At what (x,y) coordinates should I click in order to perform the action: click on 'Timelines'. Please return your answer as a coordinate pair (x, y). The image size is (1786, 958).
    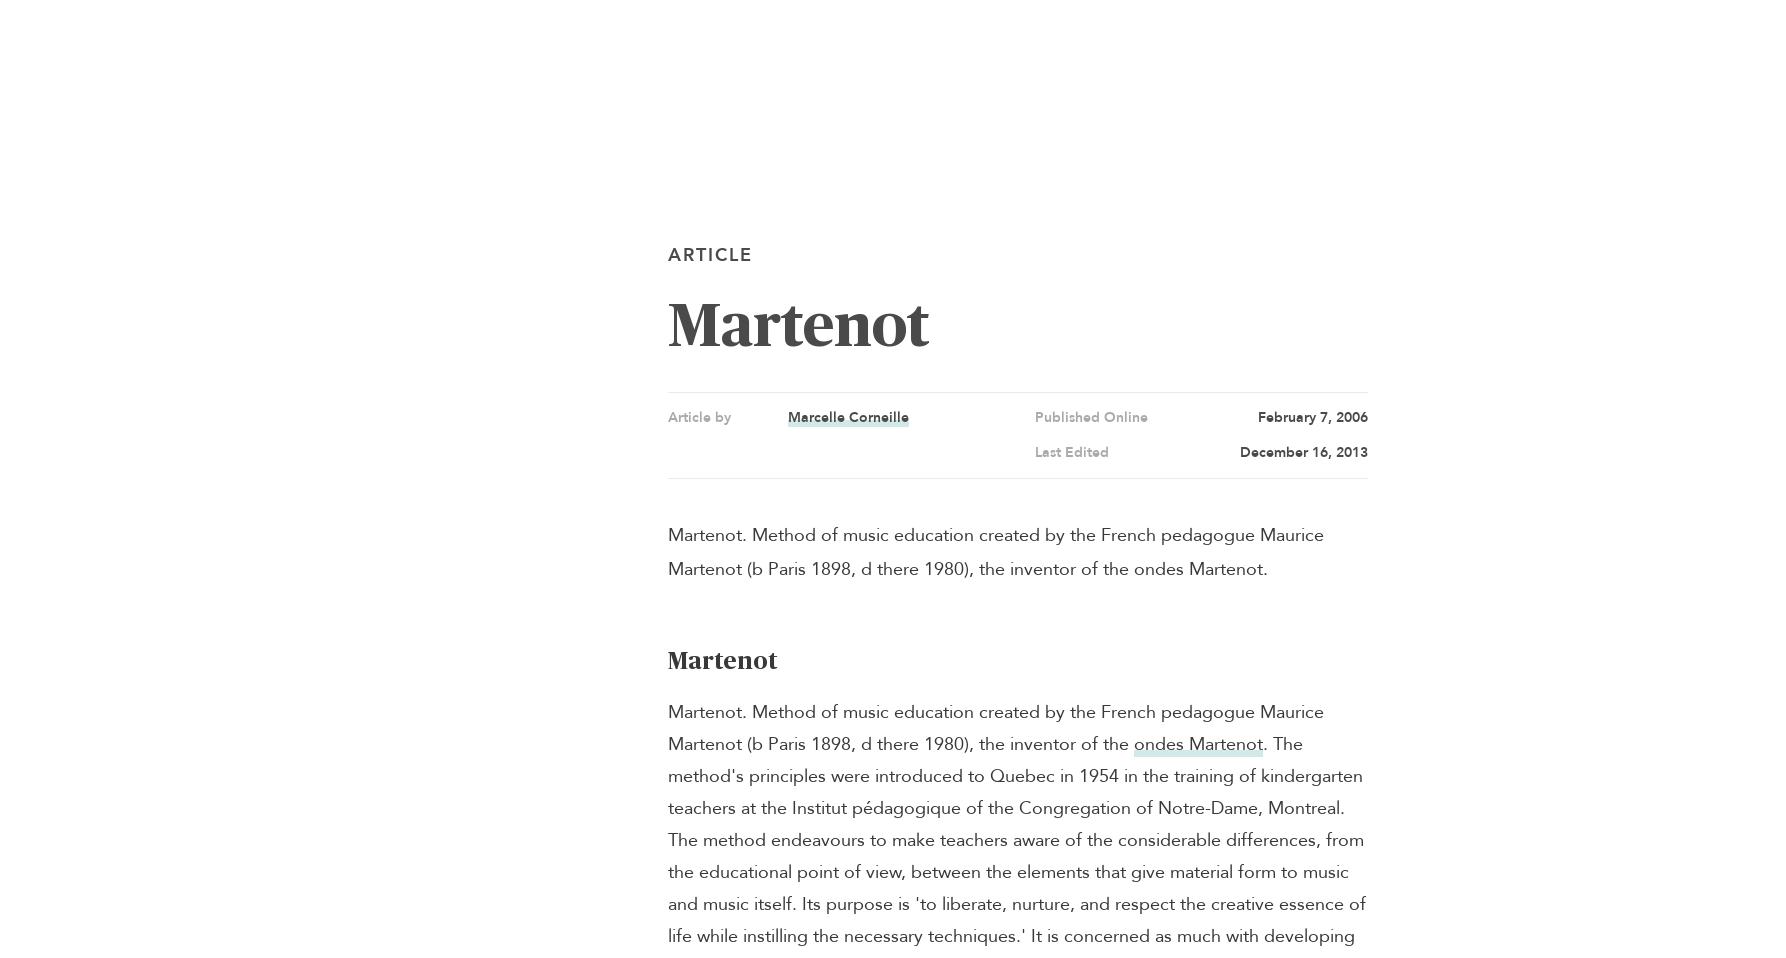
    Looking at the image, I should click on (778, 38).